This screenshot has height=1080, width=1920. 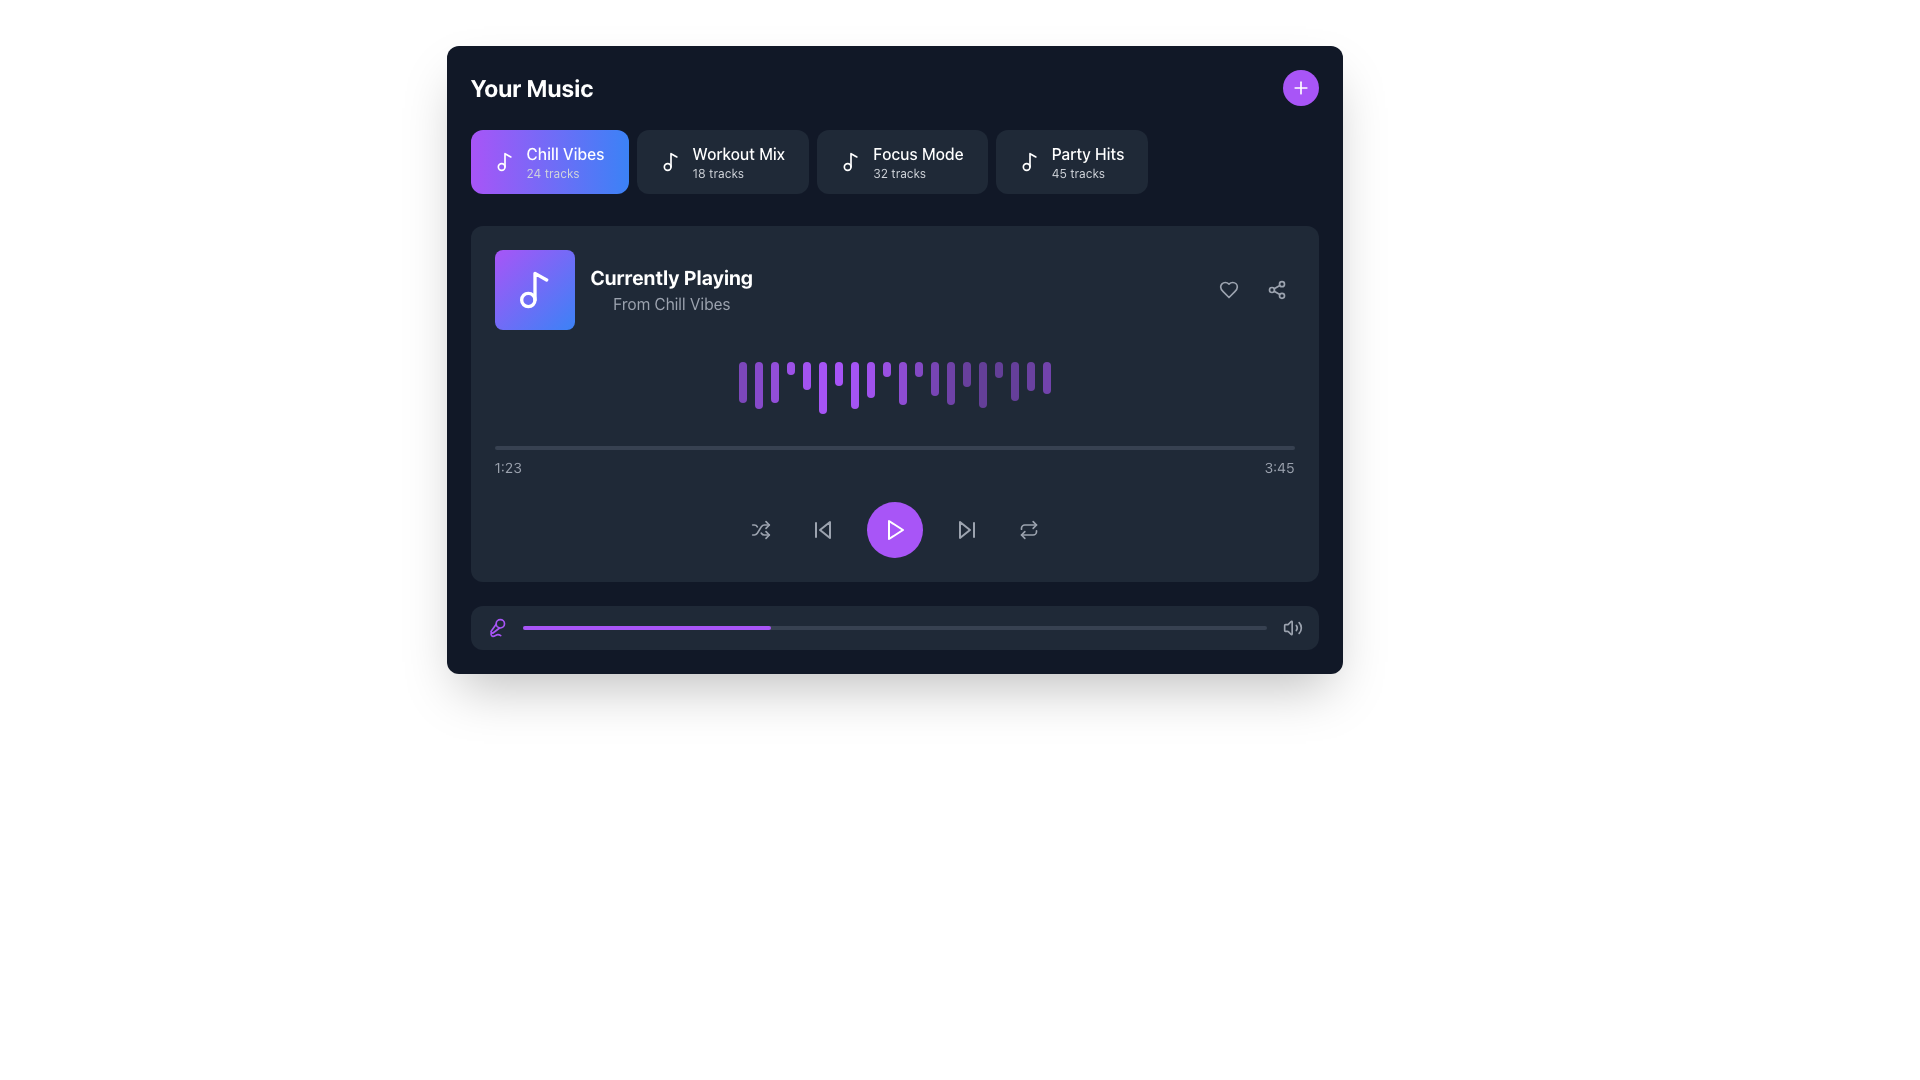 What do you see at coordinates (966, 529) in the screenshot?
I see `the skip-forward button, which is styled as a small square with a gray outline and contains a triangular skip-forward SVG icon, to skip to the next track` at bounding box center [966, 529].